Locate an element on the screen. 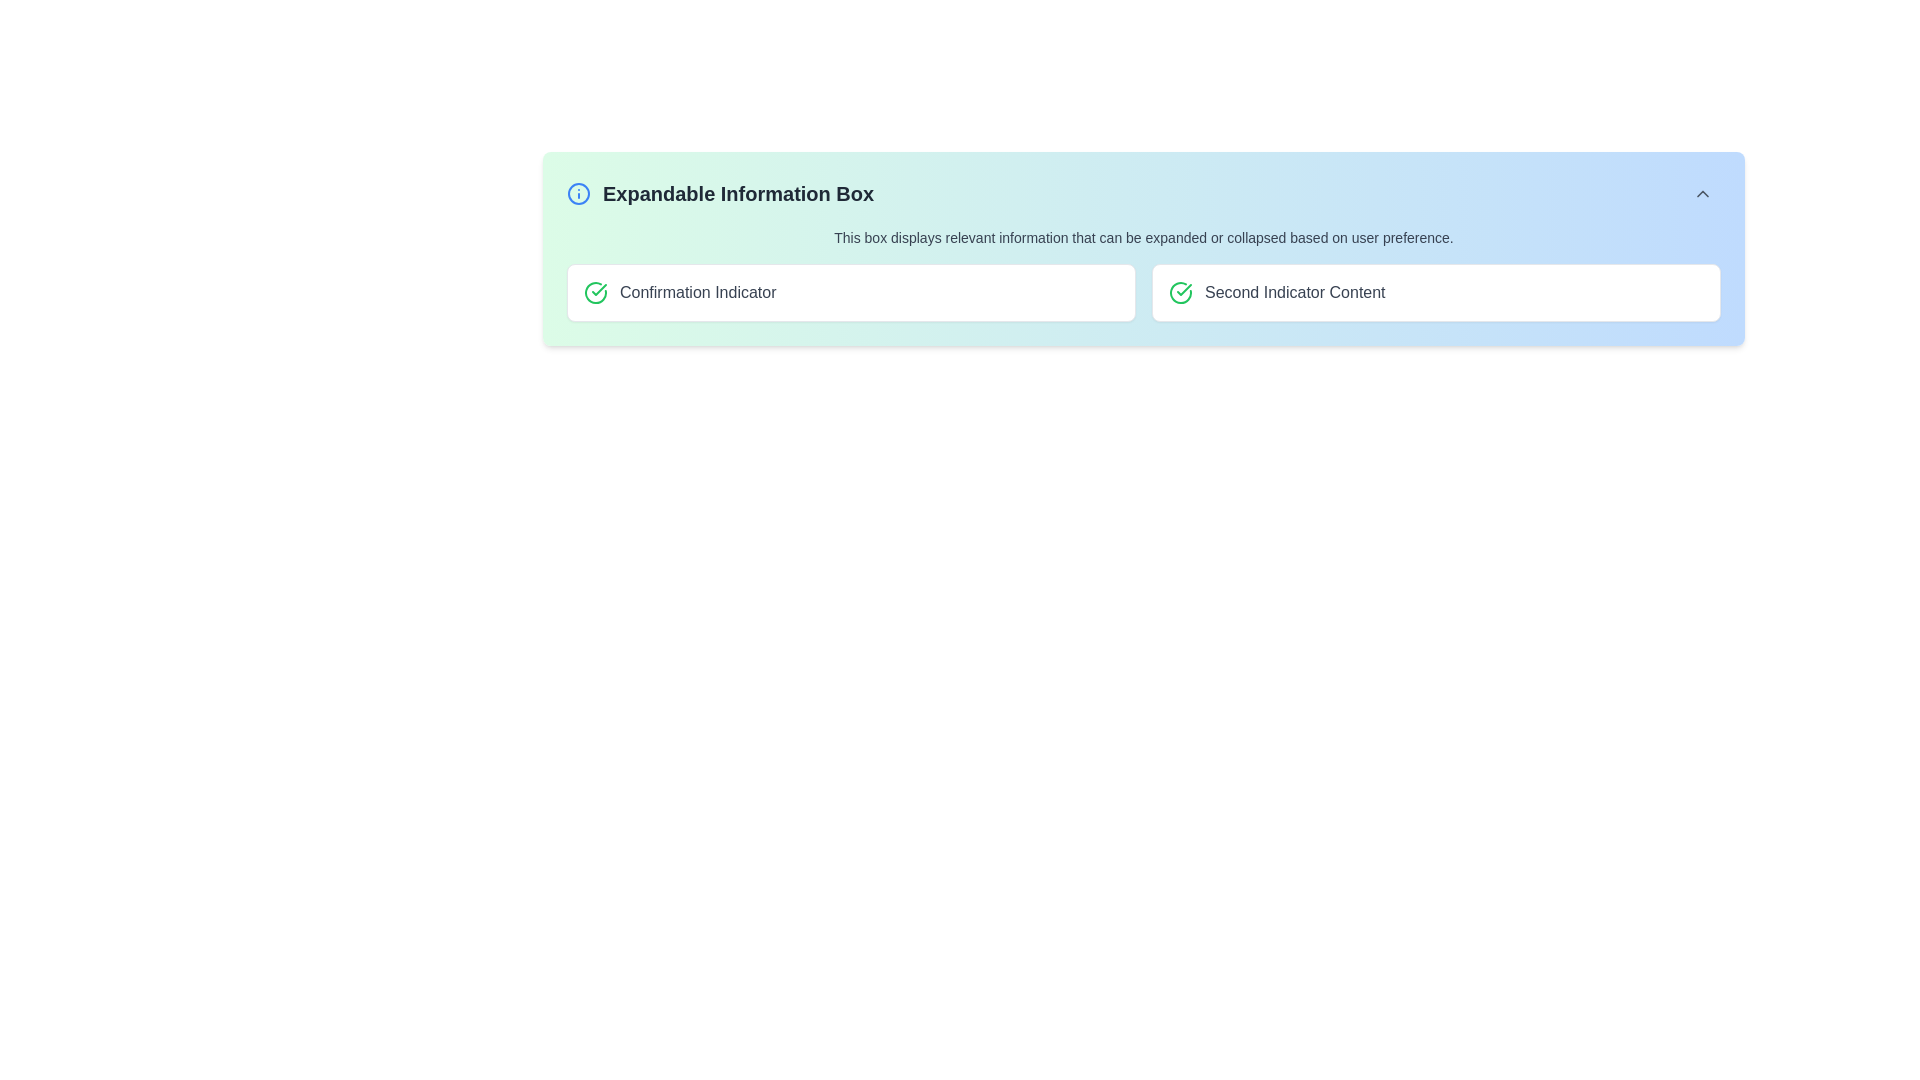 The height and width of the screenshot is (1080, 1920). the small upward-facing chevron icon button located at the top-right corner of the 'Expandable Information Box' to change its background color to light gray is located at coordinates (1702, 193).